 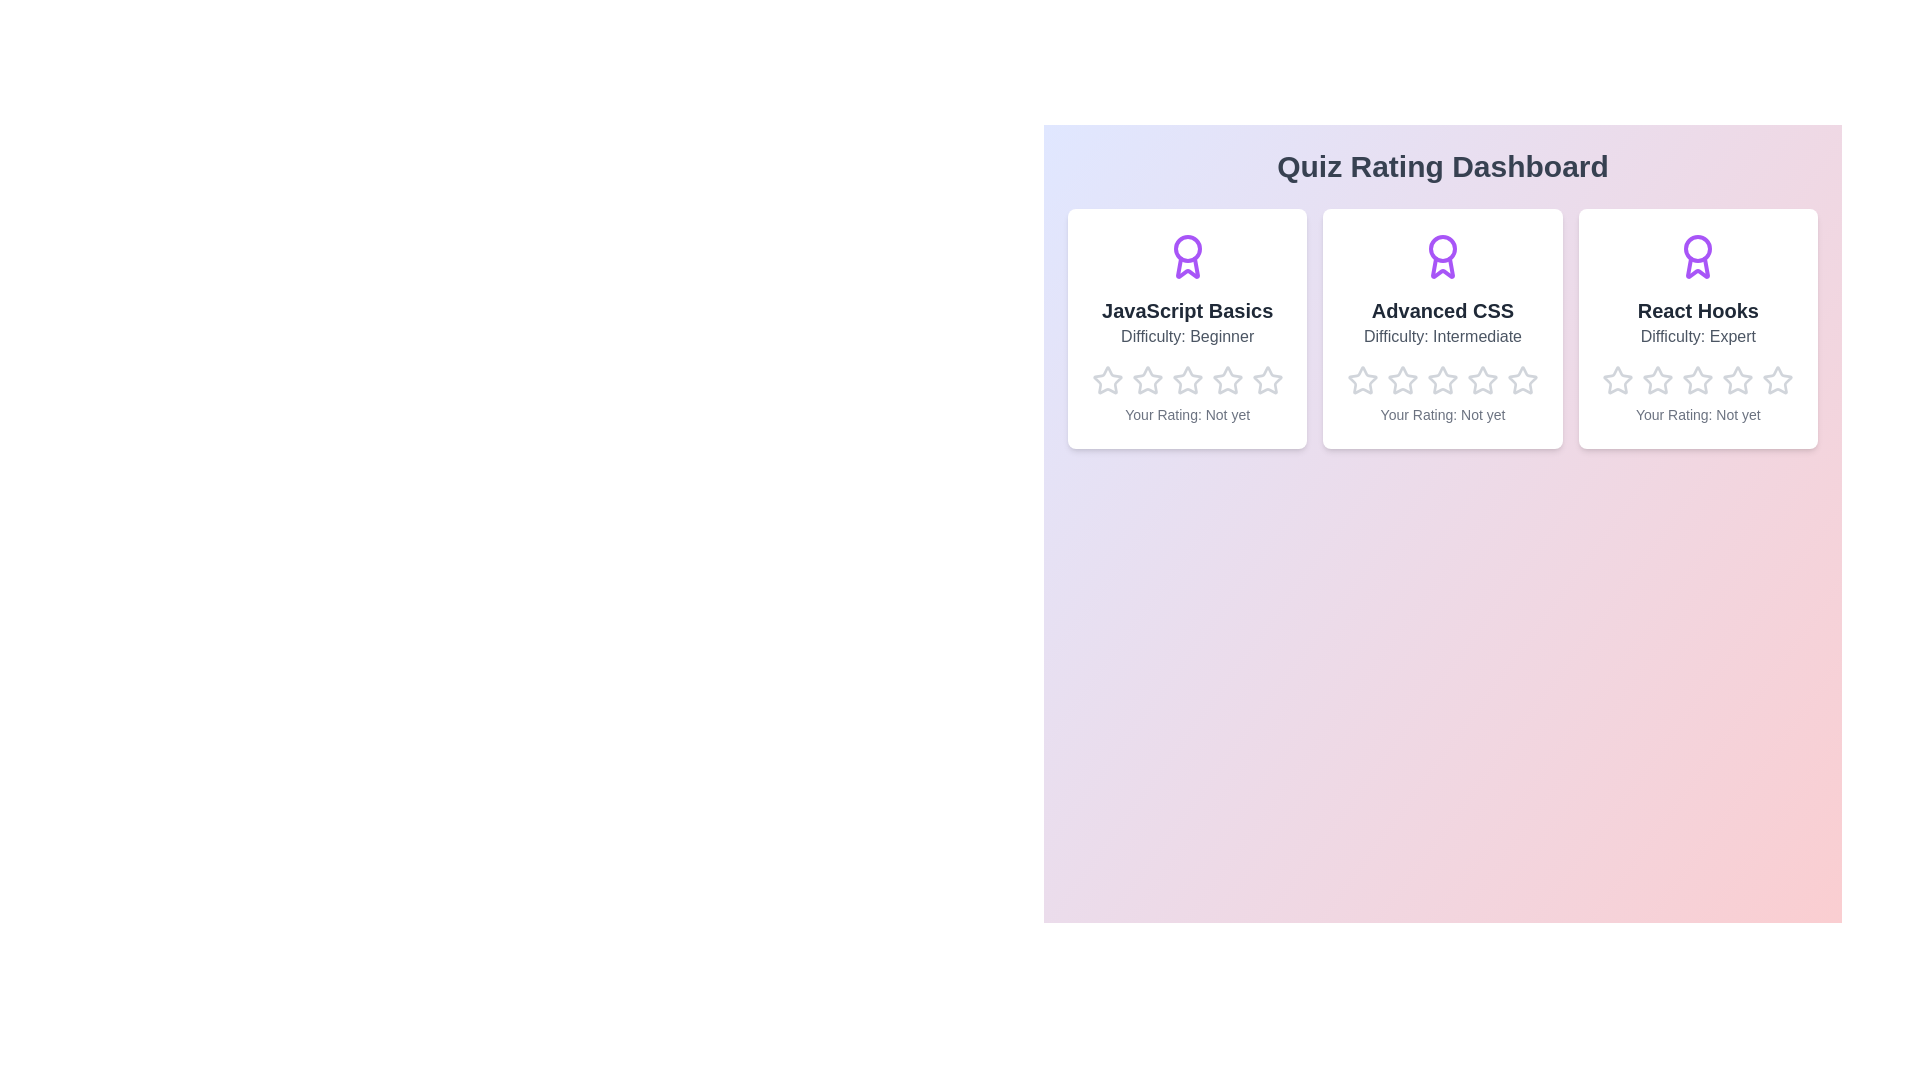 What do you see at coordinates (1171, 365) in the screenshot?
I see `the star corresponding to the rating 3 for the quiz JavaScript Basics` at bounding box center [1171, 365].